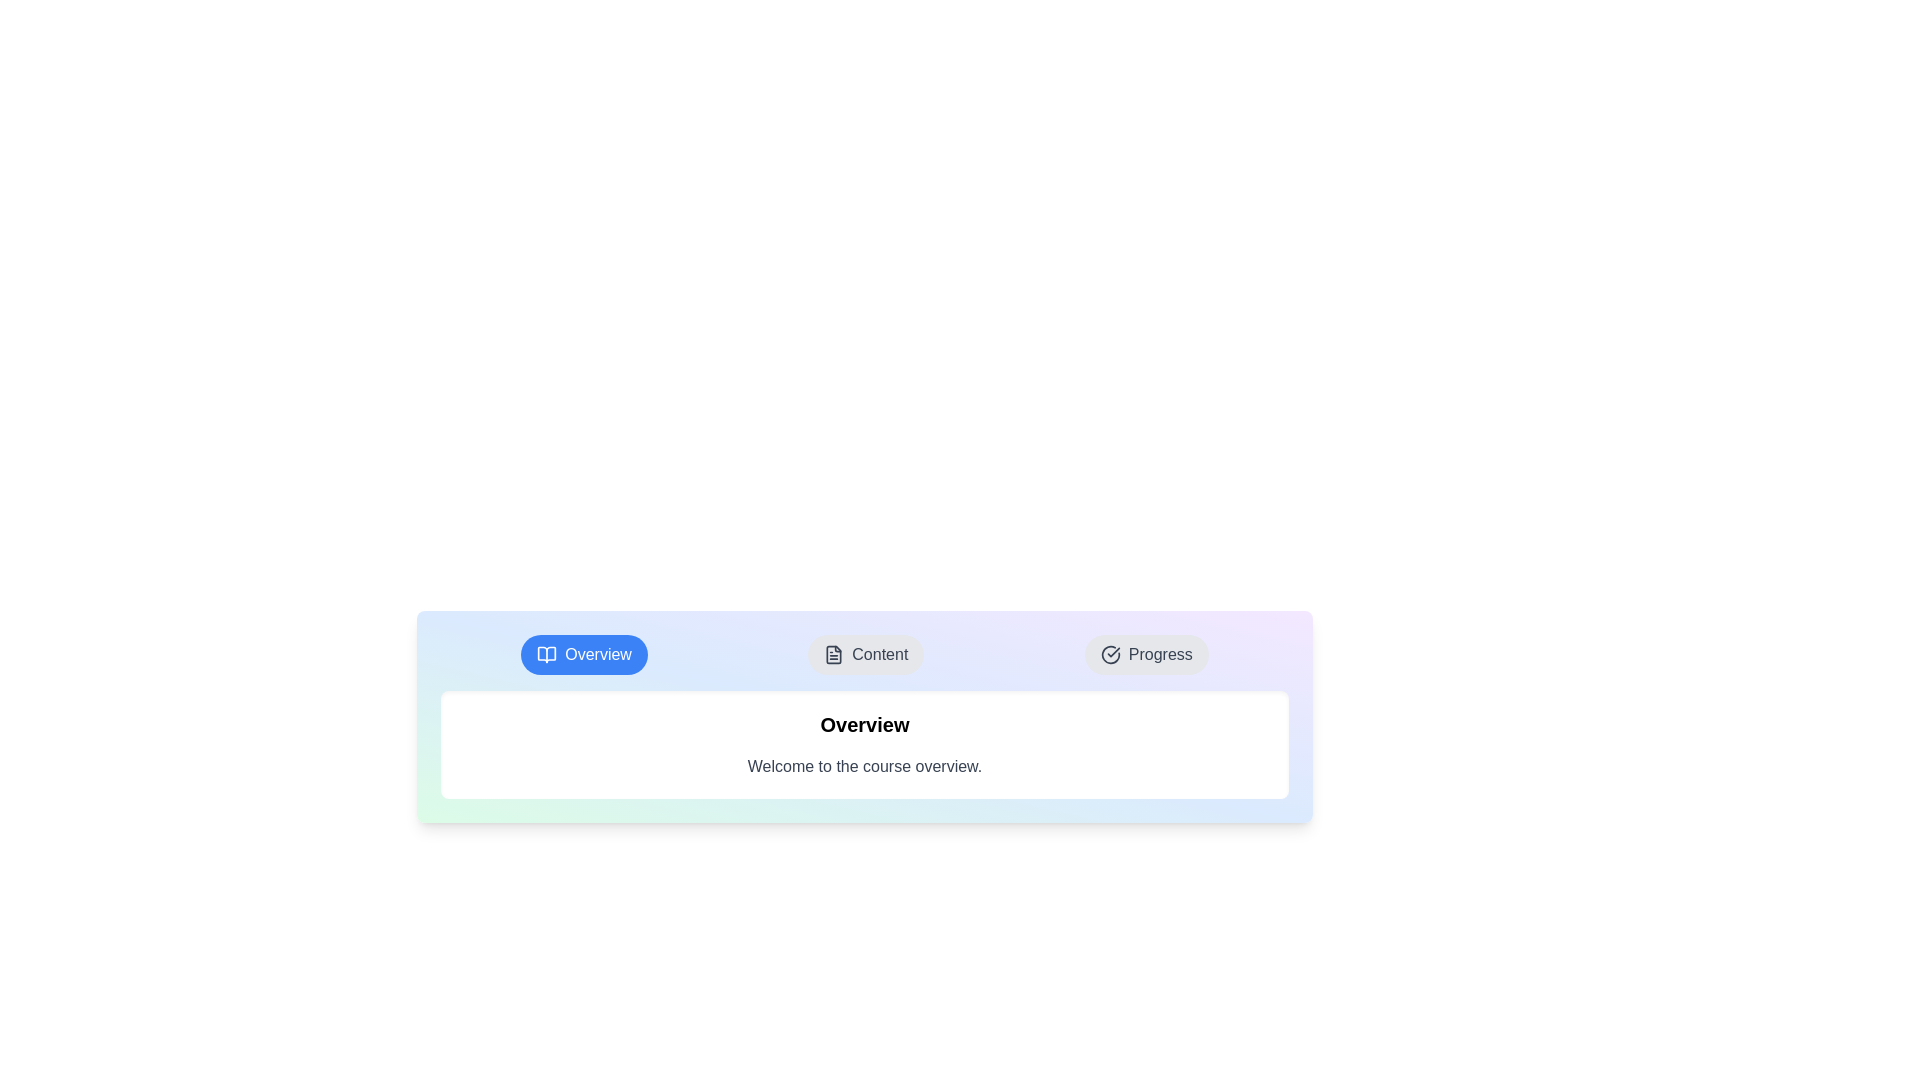 This screenshot has width=1920, height=1080. What do you see at coordinates (583, 655) in the screenshot?
I see `the tab Overview to observe its visual feedback` at bounding box center [583, 655].